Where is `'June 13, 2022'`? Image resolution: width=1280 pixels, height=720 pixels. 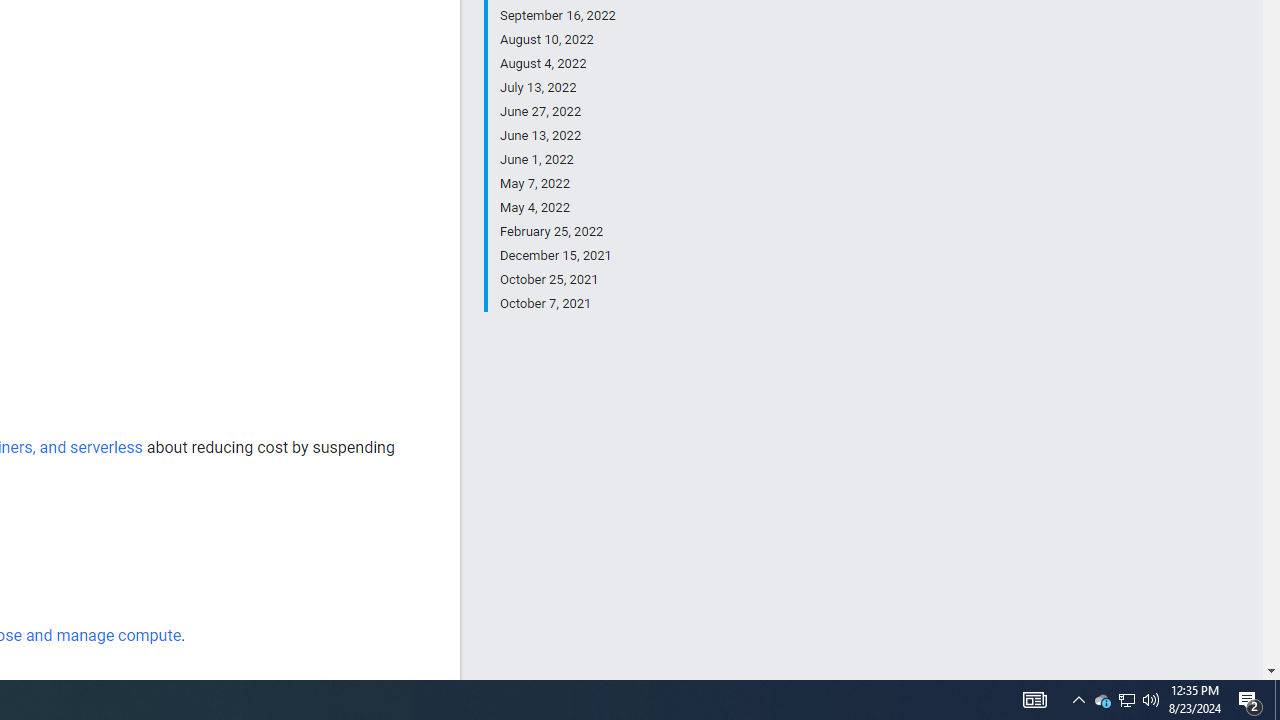 'June 13, 2022' is located at coordinates (557, 135).